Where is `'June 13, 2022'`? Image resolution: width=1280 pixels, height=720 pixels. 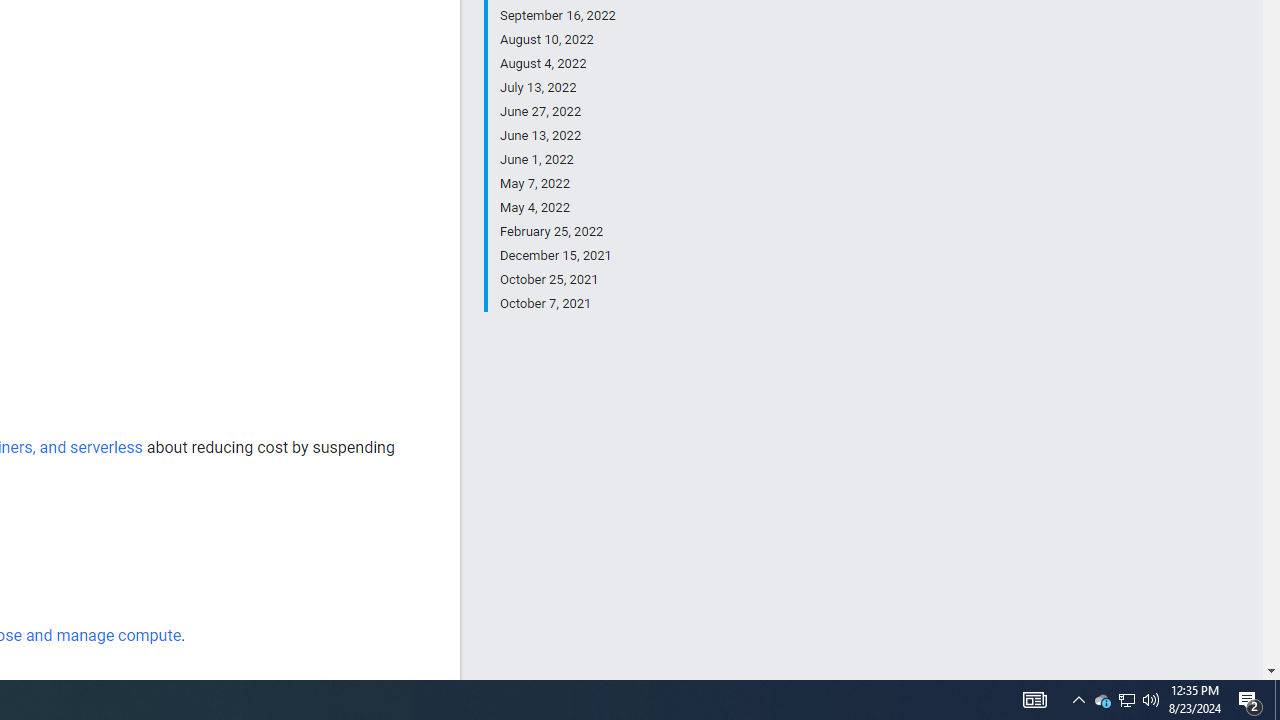 'June 13, 2022' is located at coordinates (557, 135).